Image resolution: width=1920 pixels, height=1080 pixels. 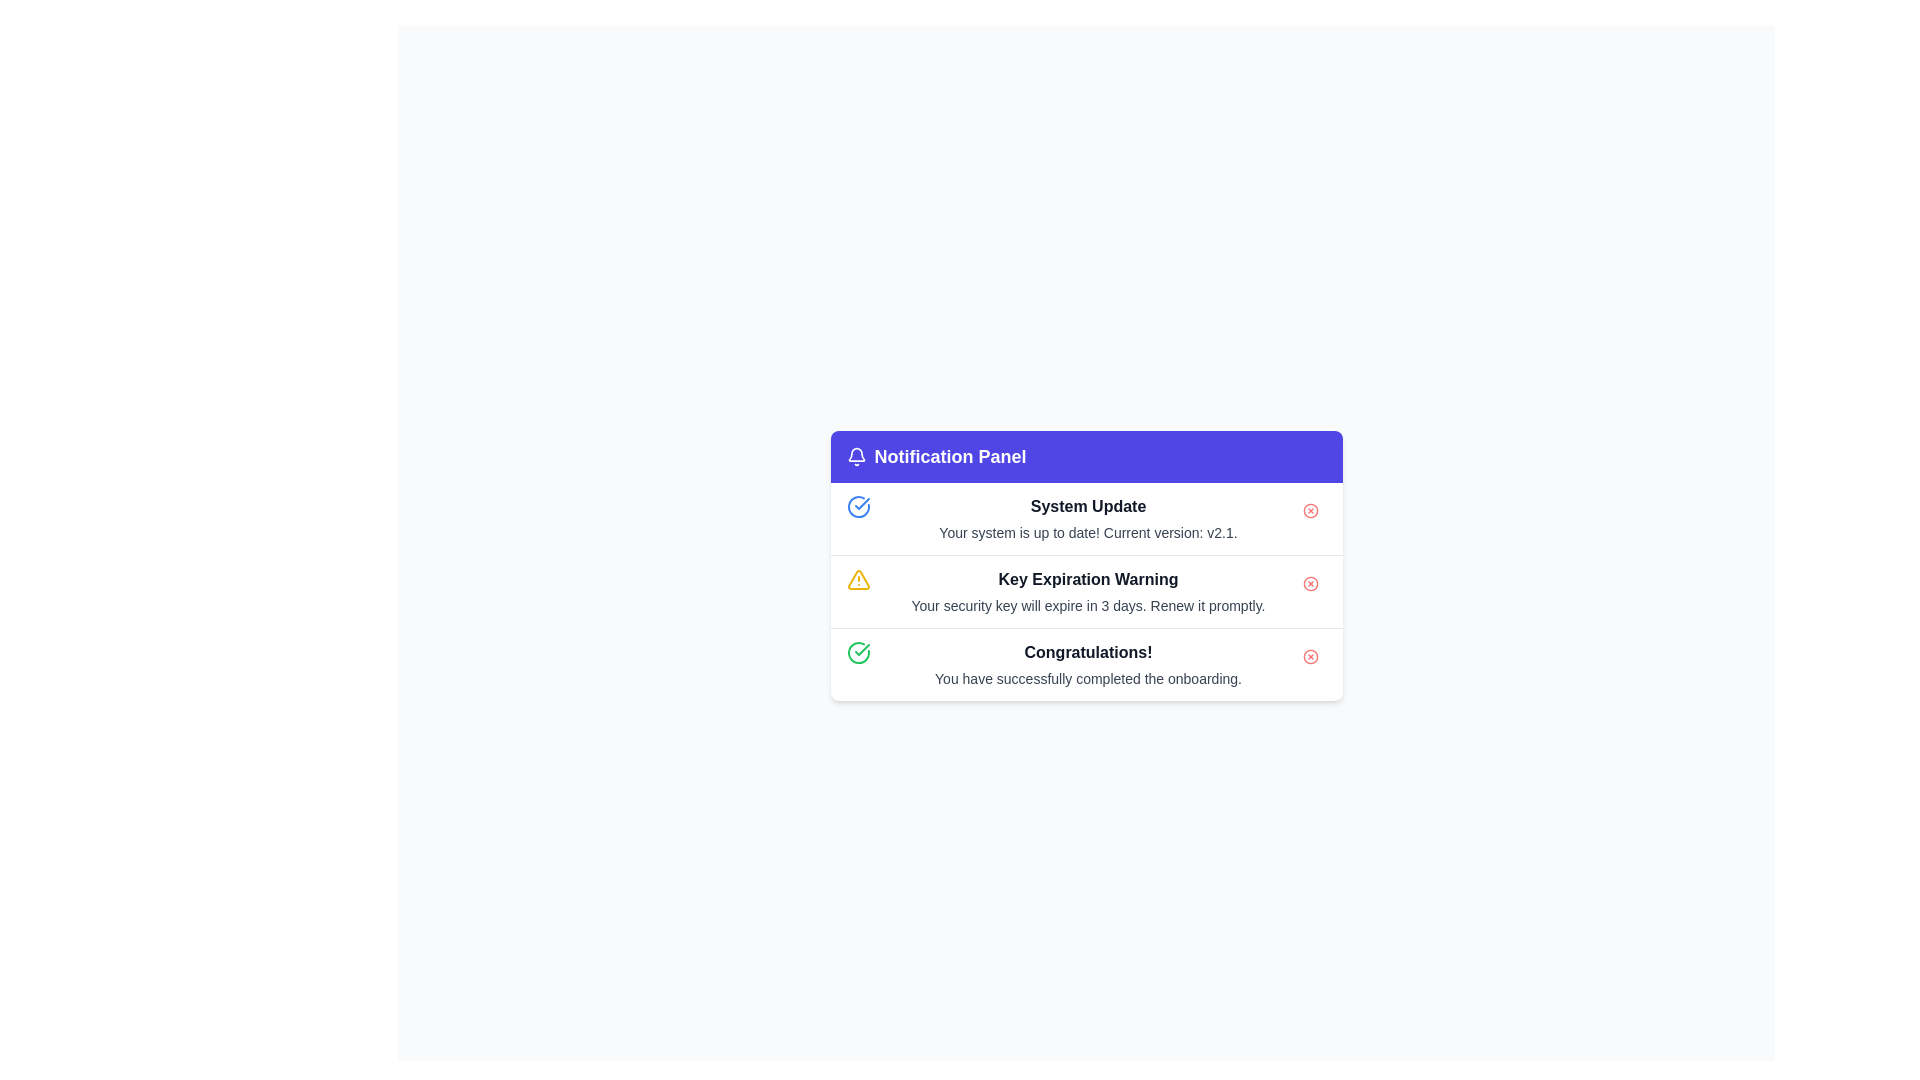 I want to click on text in the notification item alerting the user about the impending expiration of their security key, located in the second row of the Notification Panel, so click(x=1085, y=590).